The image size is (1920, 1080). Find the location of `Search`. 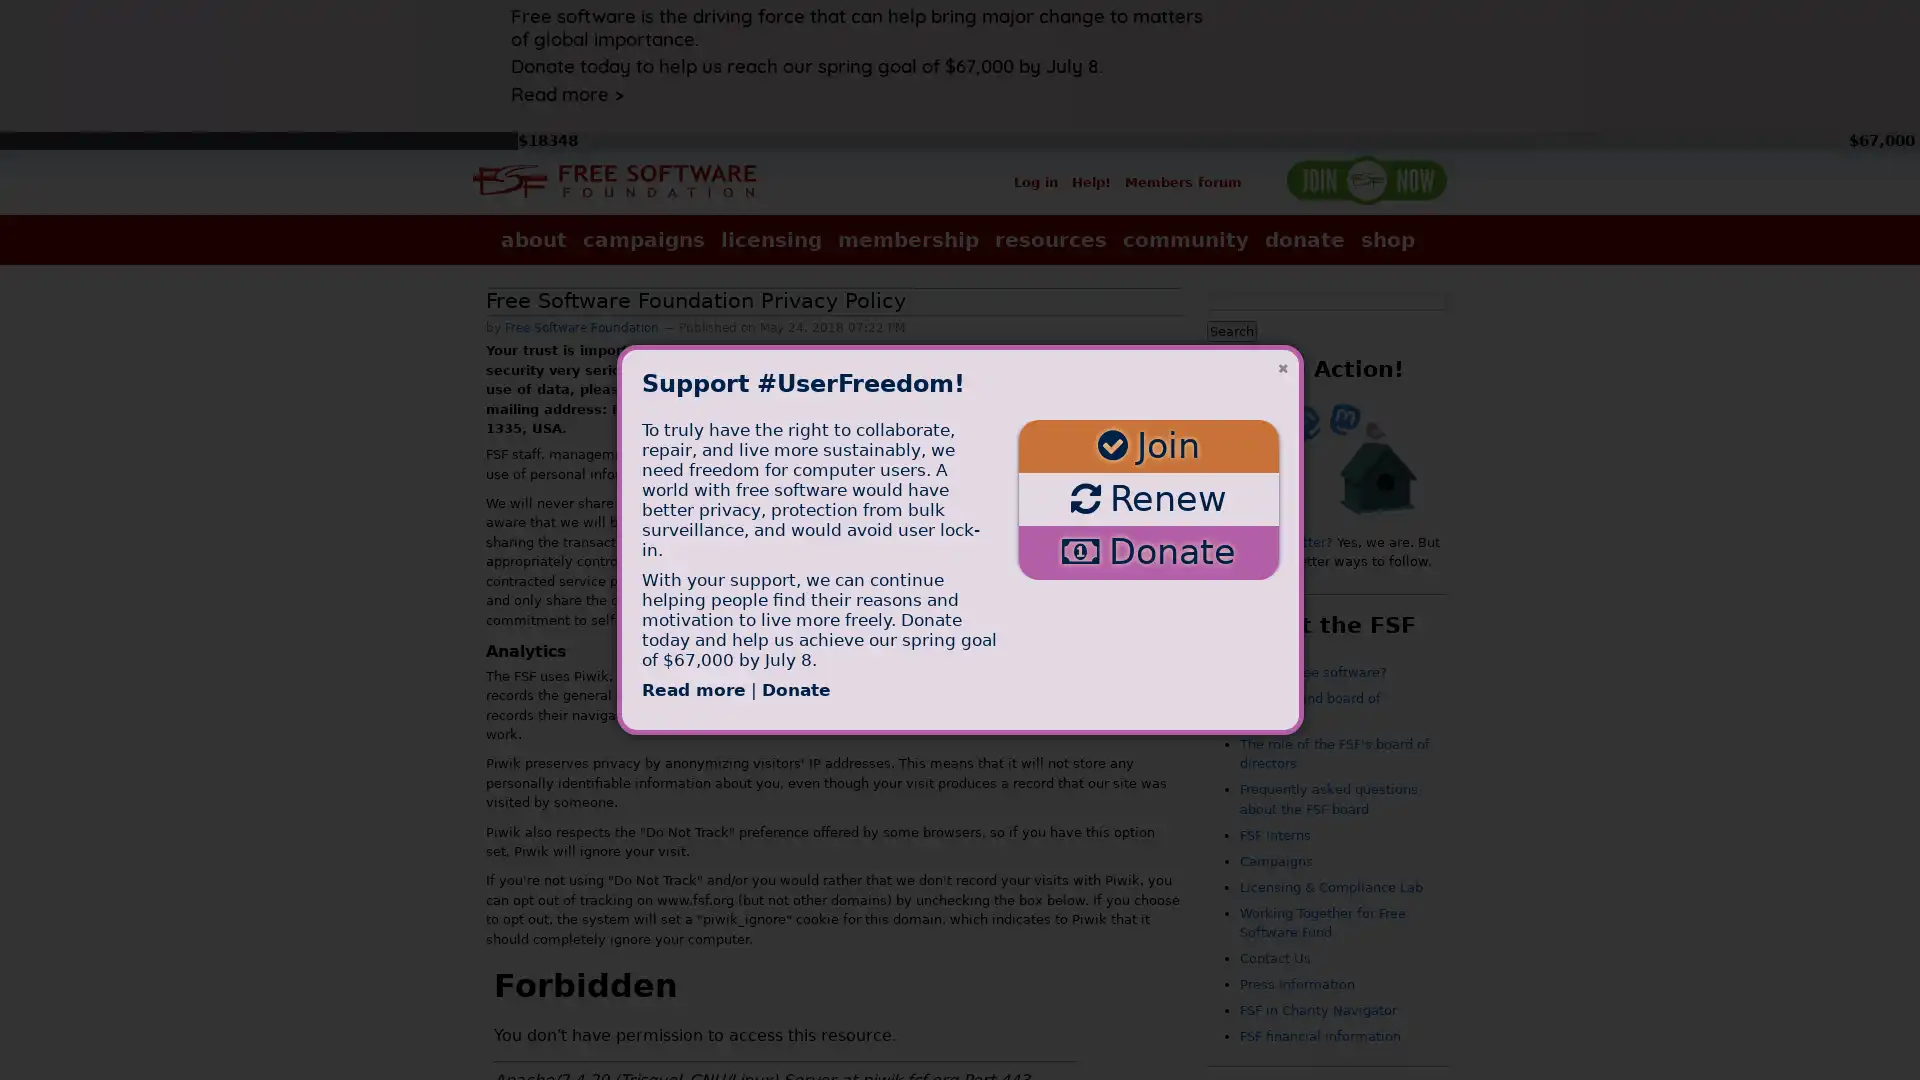

Search is located at coordinates (1231, 329).